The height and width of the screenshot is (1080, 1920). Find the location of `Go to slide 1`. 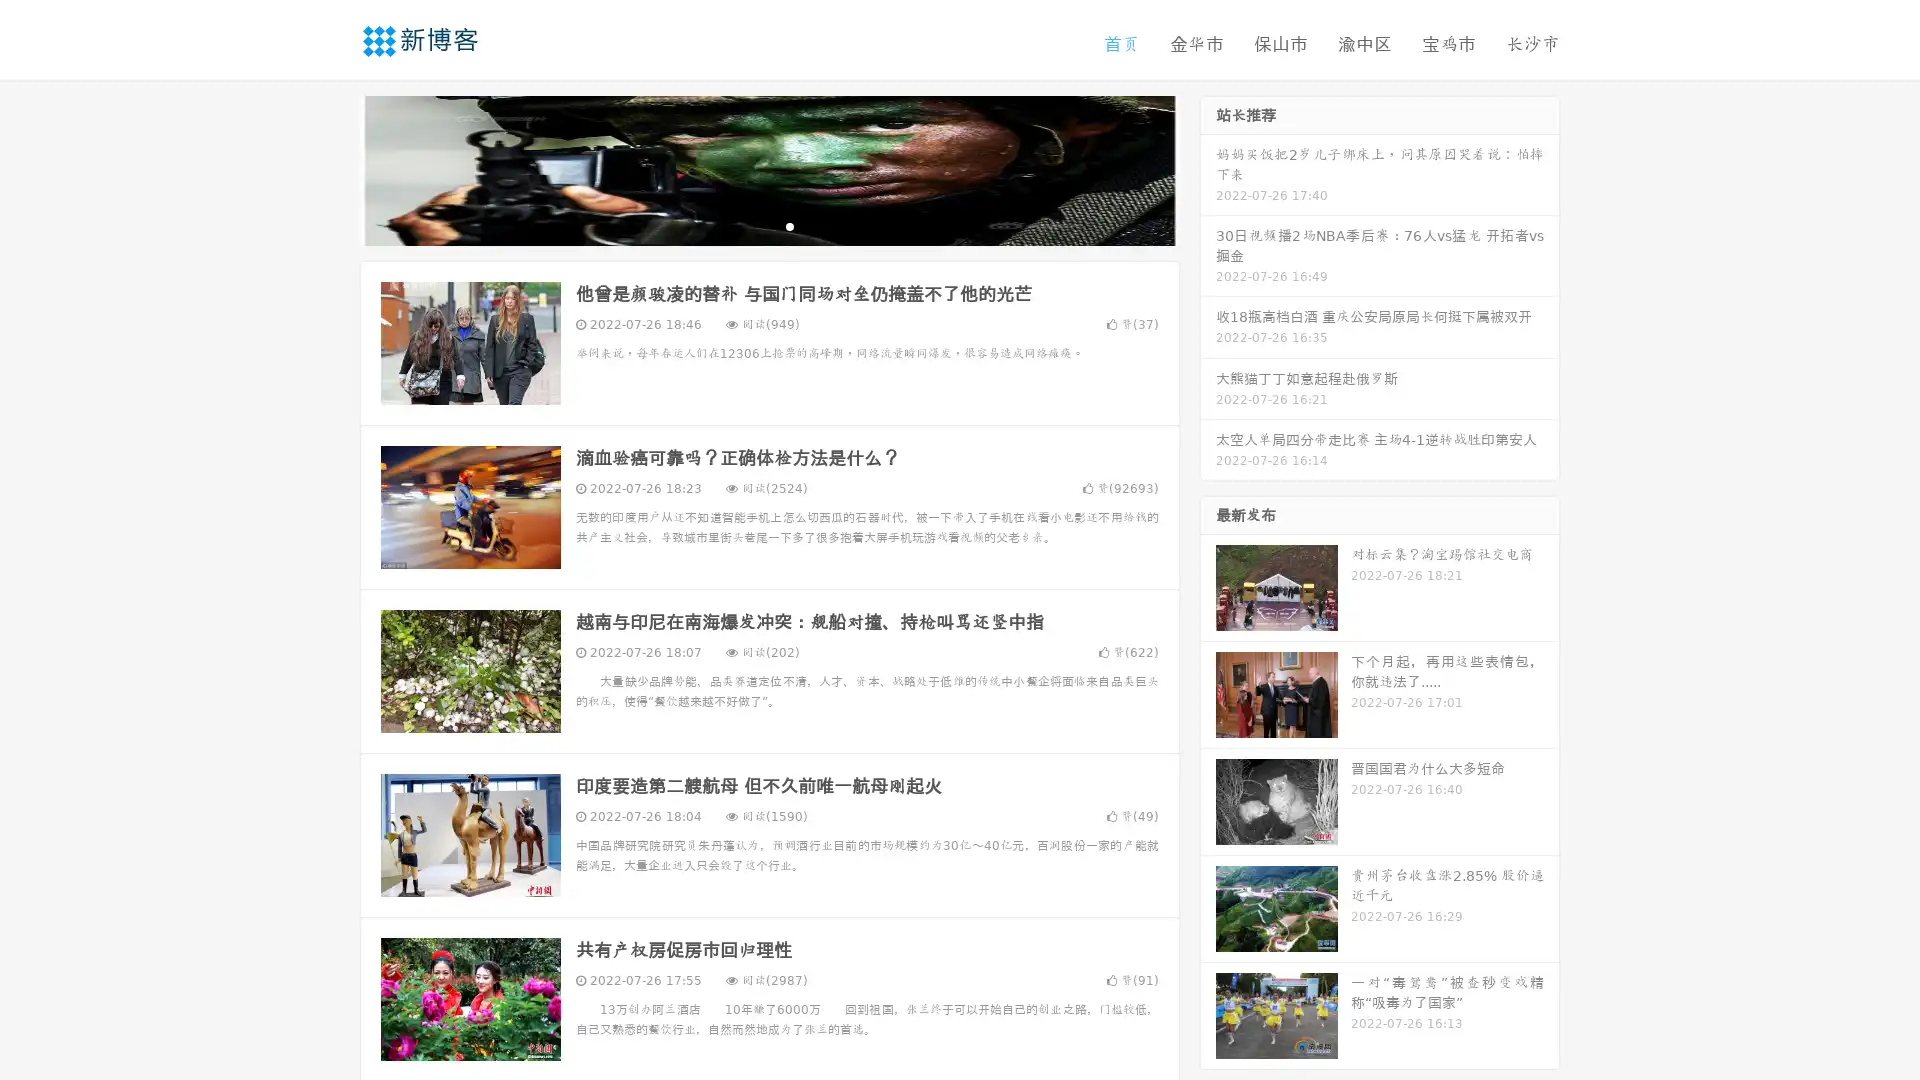

Go to slide 1 is located at coordinates (748, 225).